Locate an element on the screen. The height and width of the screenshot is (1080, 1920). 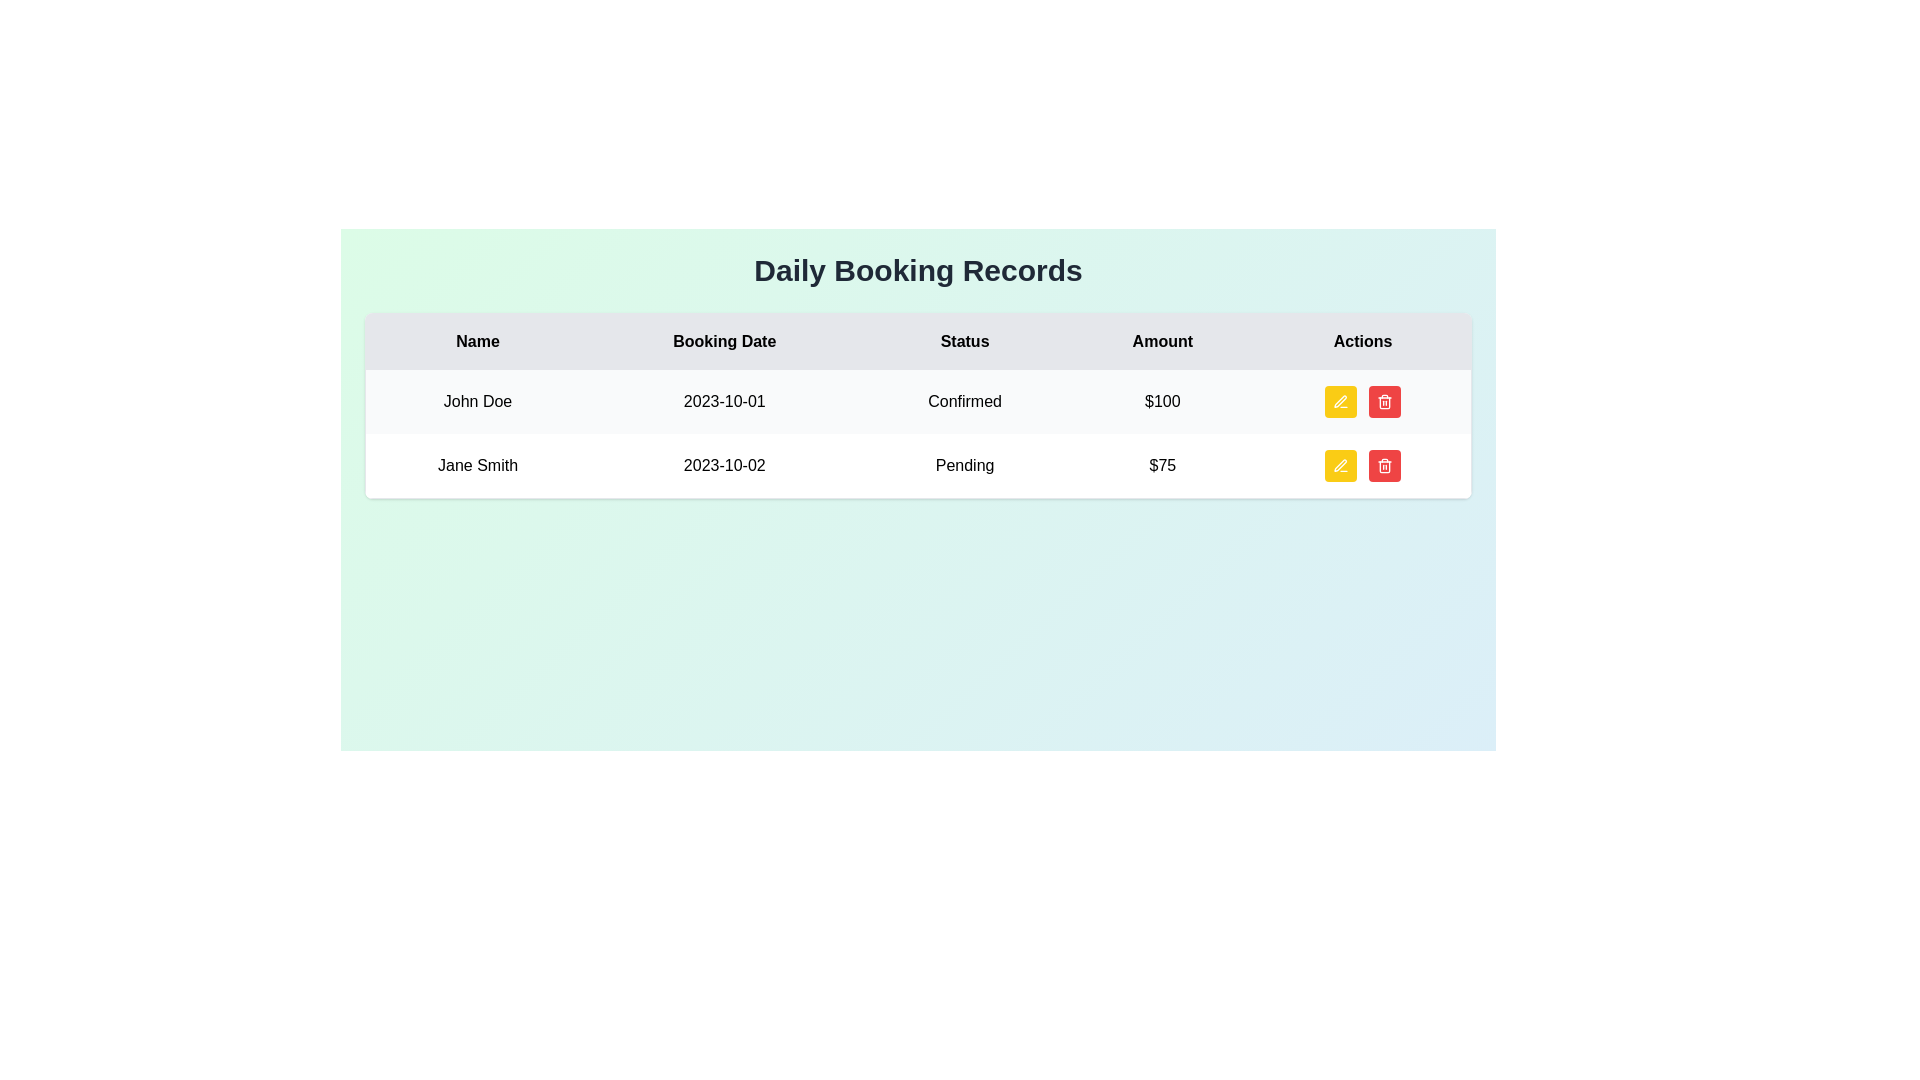
the trash can icon button with a red background located in the 'Actions' column of the second row is located at coordinates (1384, 401).